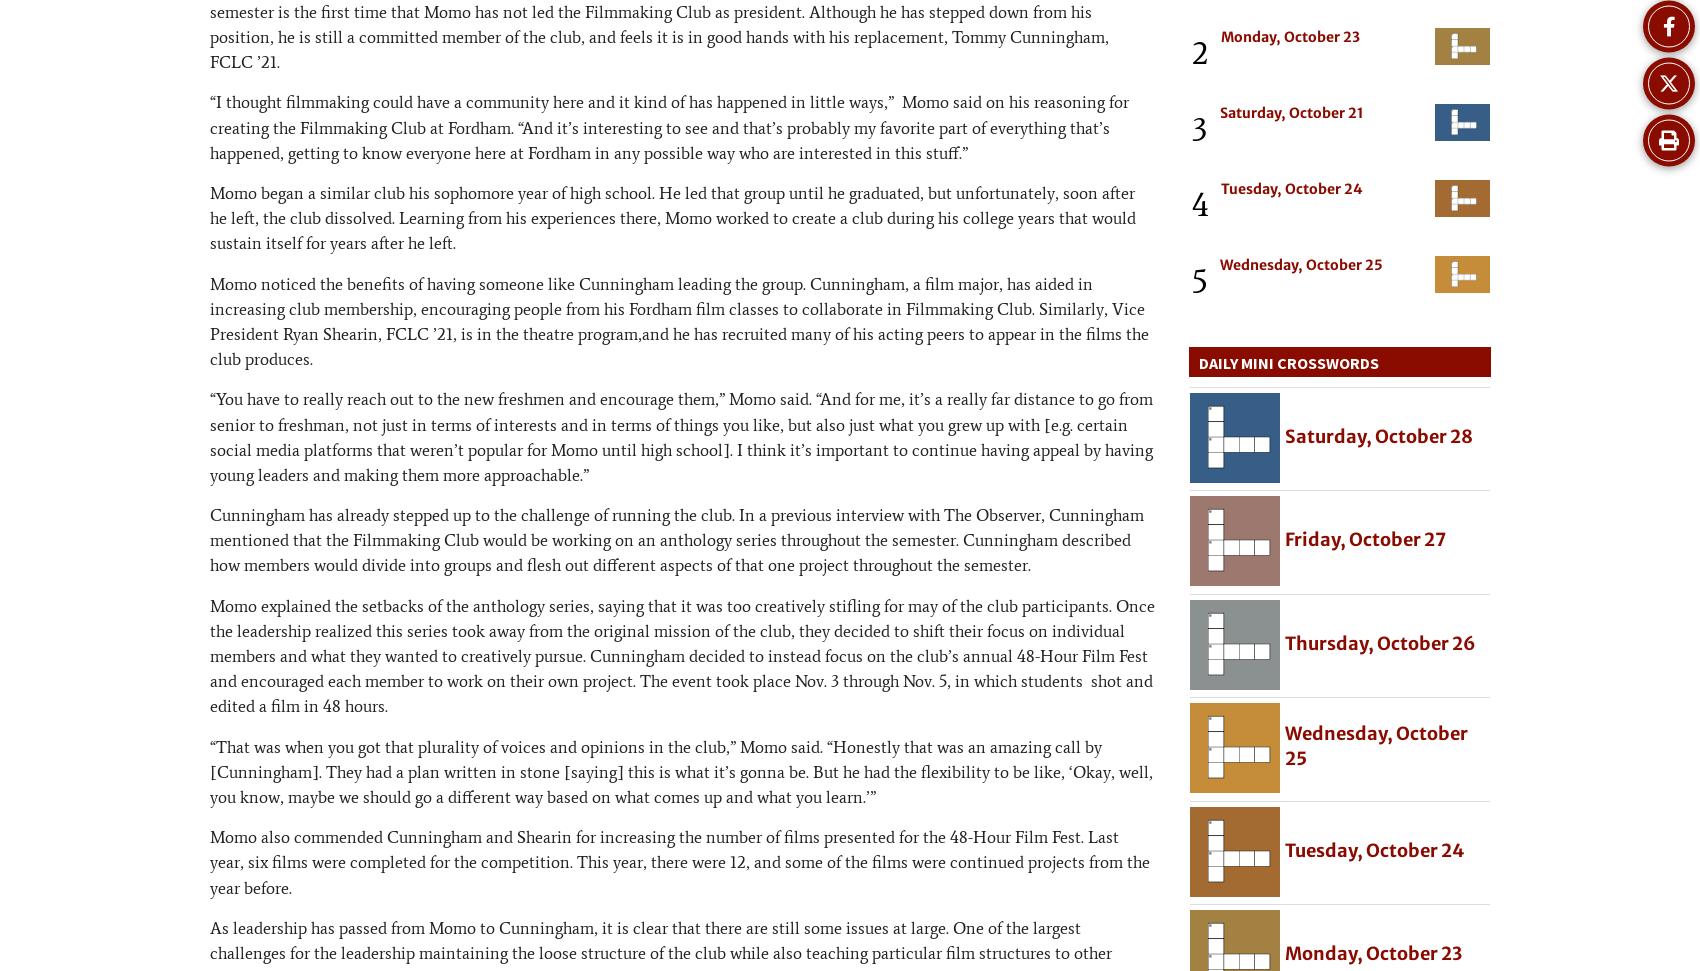 Image resolution: width=1700 pixels, height=971 pixels. I want to click on '“I thought filmmaking could have a community here and it kind of has happened in little ways,”  Momo said on his reasoning for creating the Filmmaking Club at Fordham. “And it’s interesting to see and that’s probably my favorite part of everything that’s happened, getting to know everyone here at Fordham in any possible way who are interested in this stuff.”', so click(669, 127).